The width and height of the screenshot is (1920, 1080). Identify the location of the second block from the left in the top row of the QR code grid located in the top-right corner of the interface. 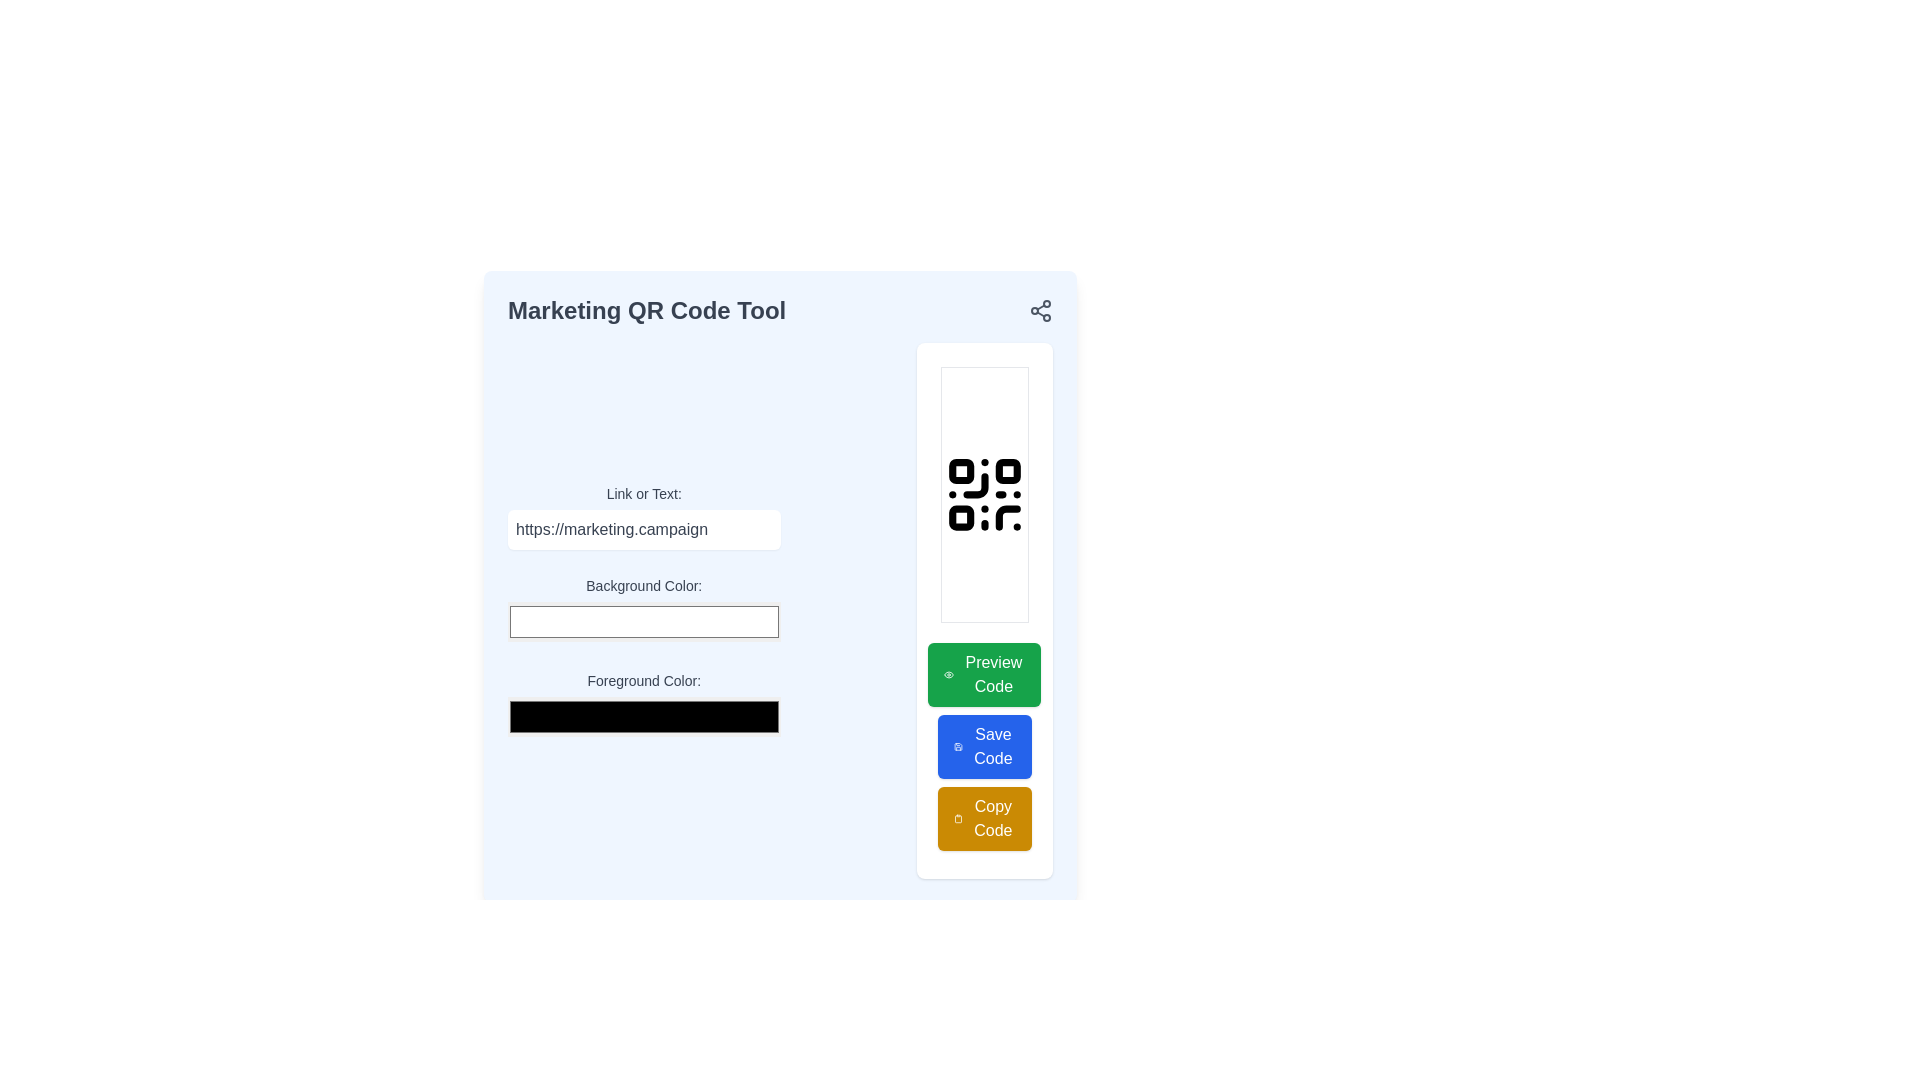
(1008, 471).